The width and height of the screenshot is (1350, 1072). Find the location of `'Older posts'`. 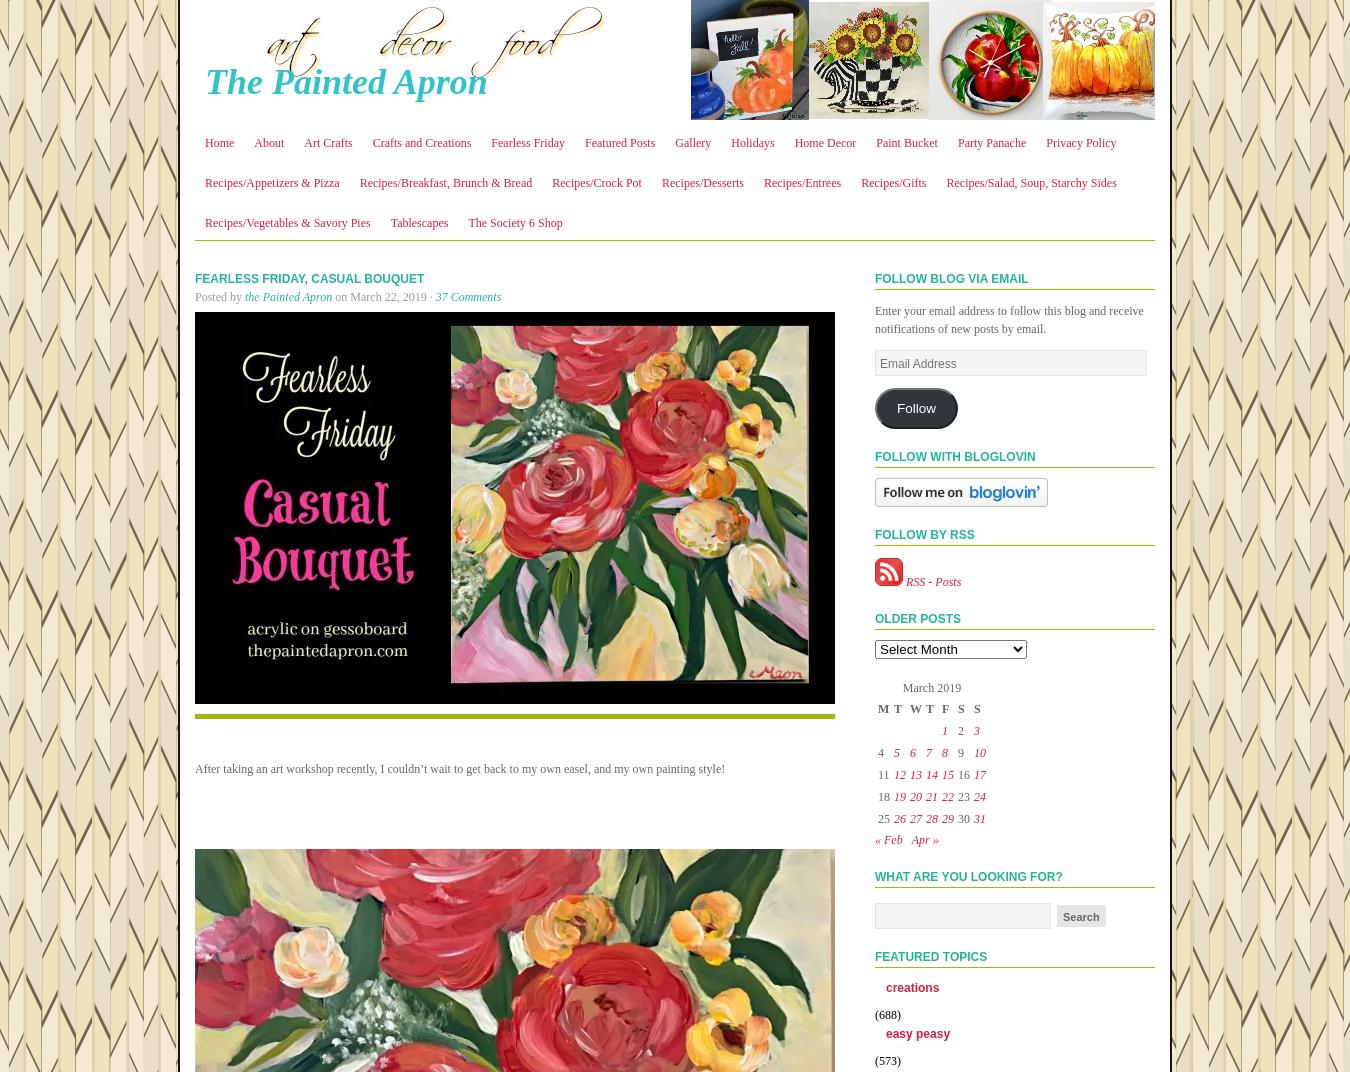

'Older posts' is located at coordinates (917, 618).